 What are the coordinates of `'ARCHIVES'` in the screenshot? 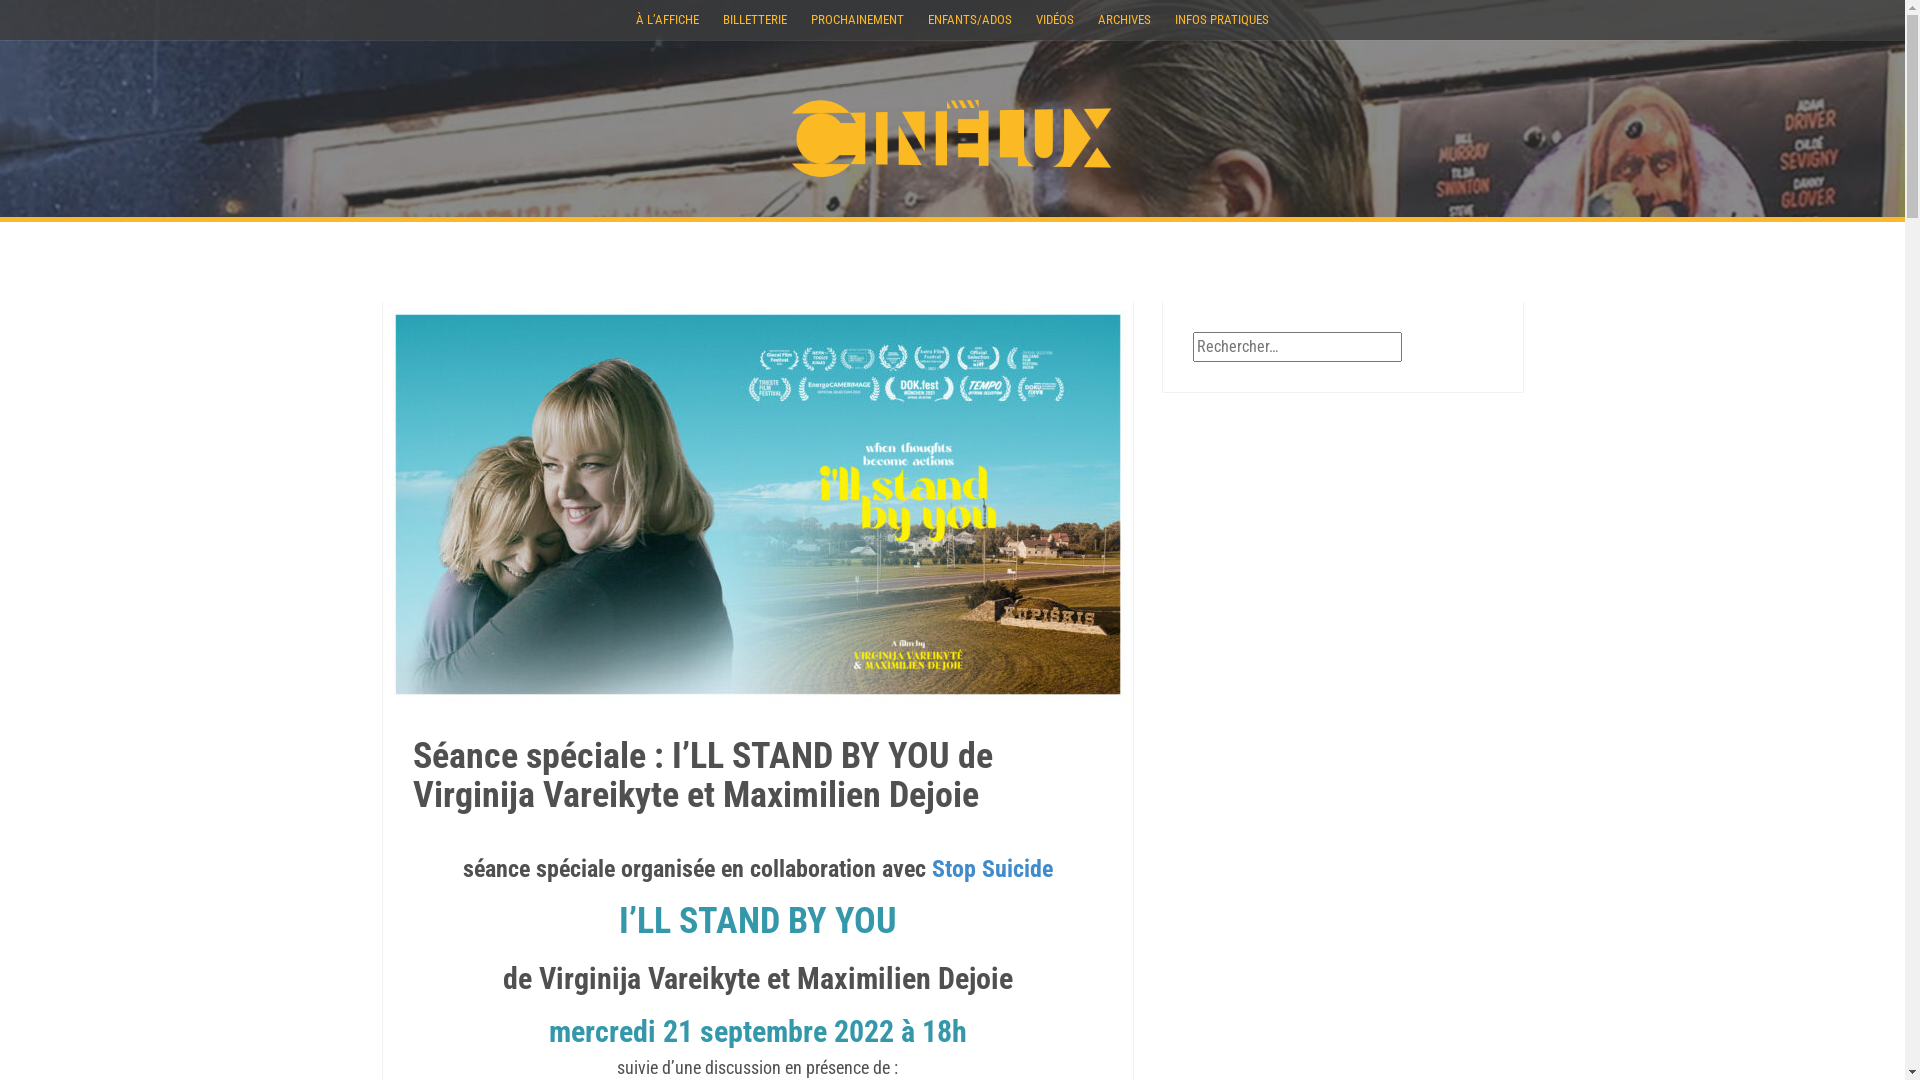 It's located at (1124, 19).